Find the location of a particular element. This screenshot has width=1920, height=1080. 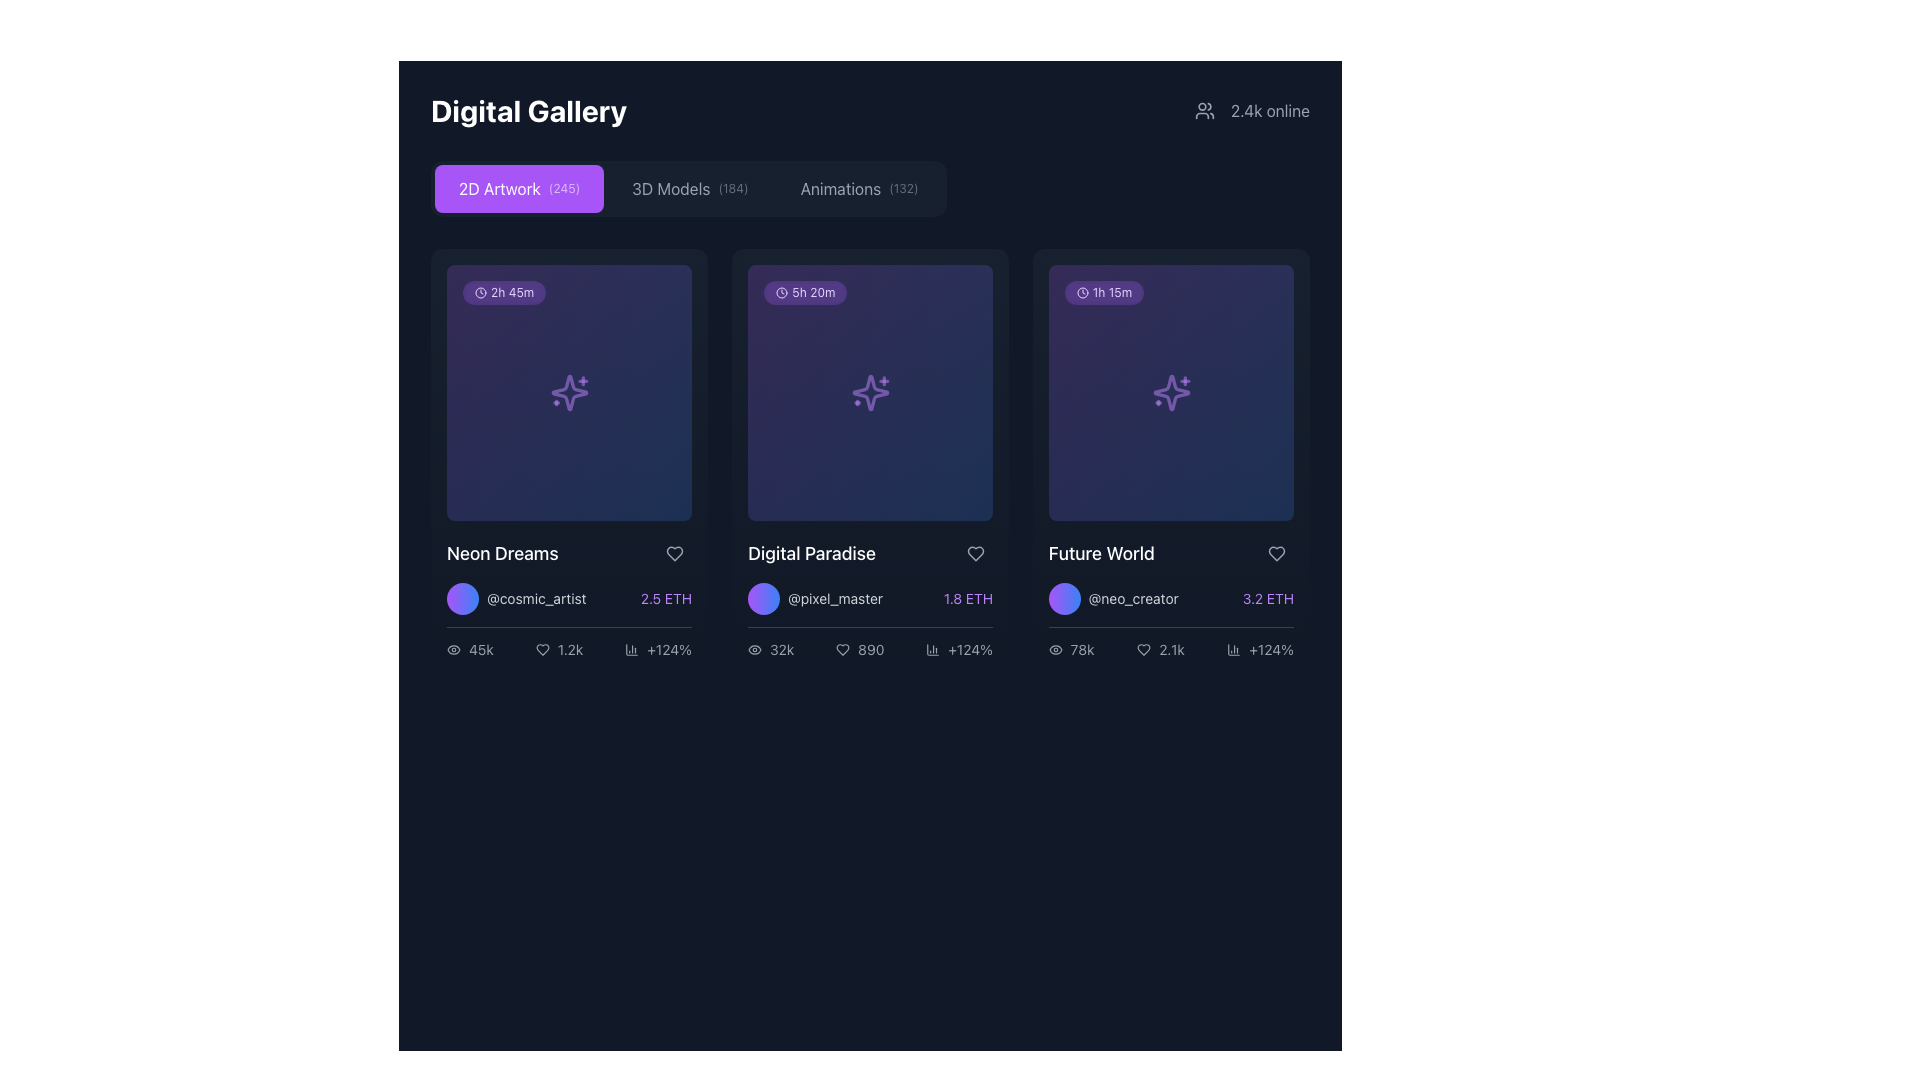

the heart-shaped button outlined in white, located below the 'Neon Dreams' NFT card, to observe potential tooltips is located at coordinates (675, 554).